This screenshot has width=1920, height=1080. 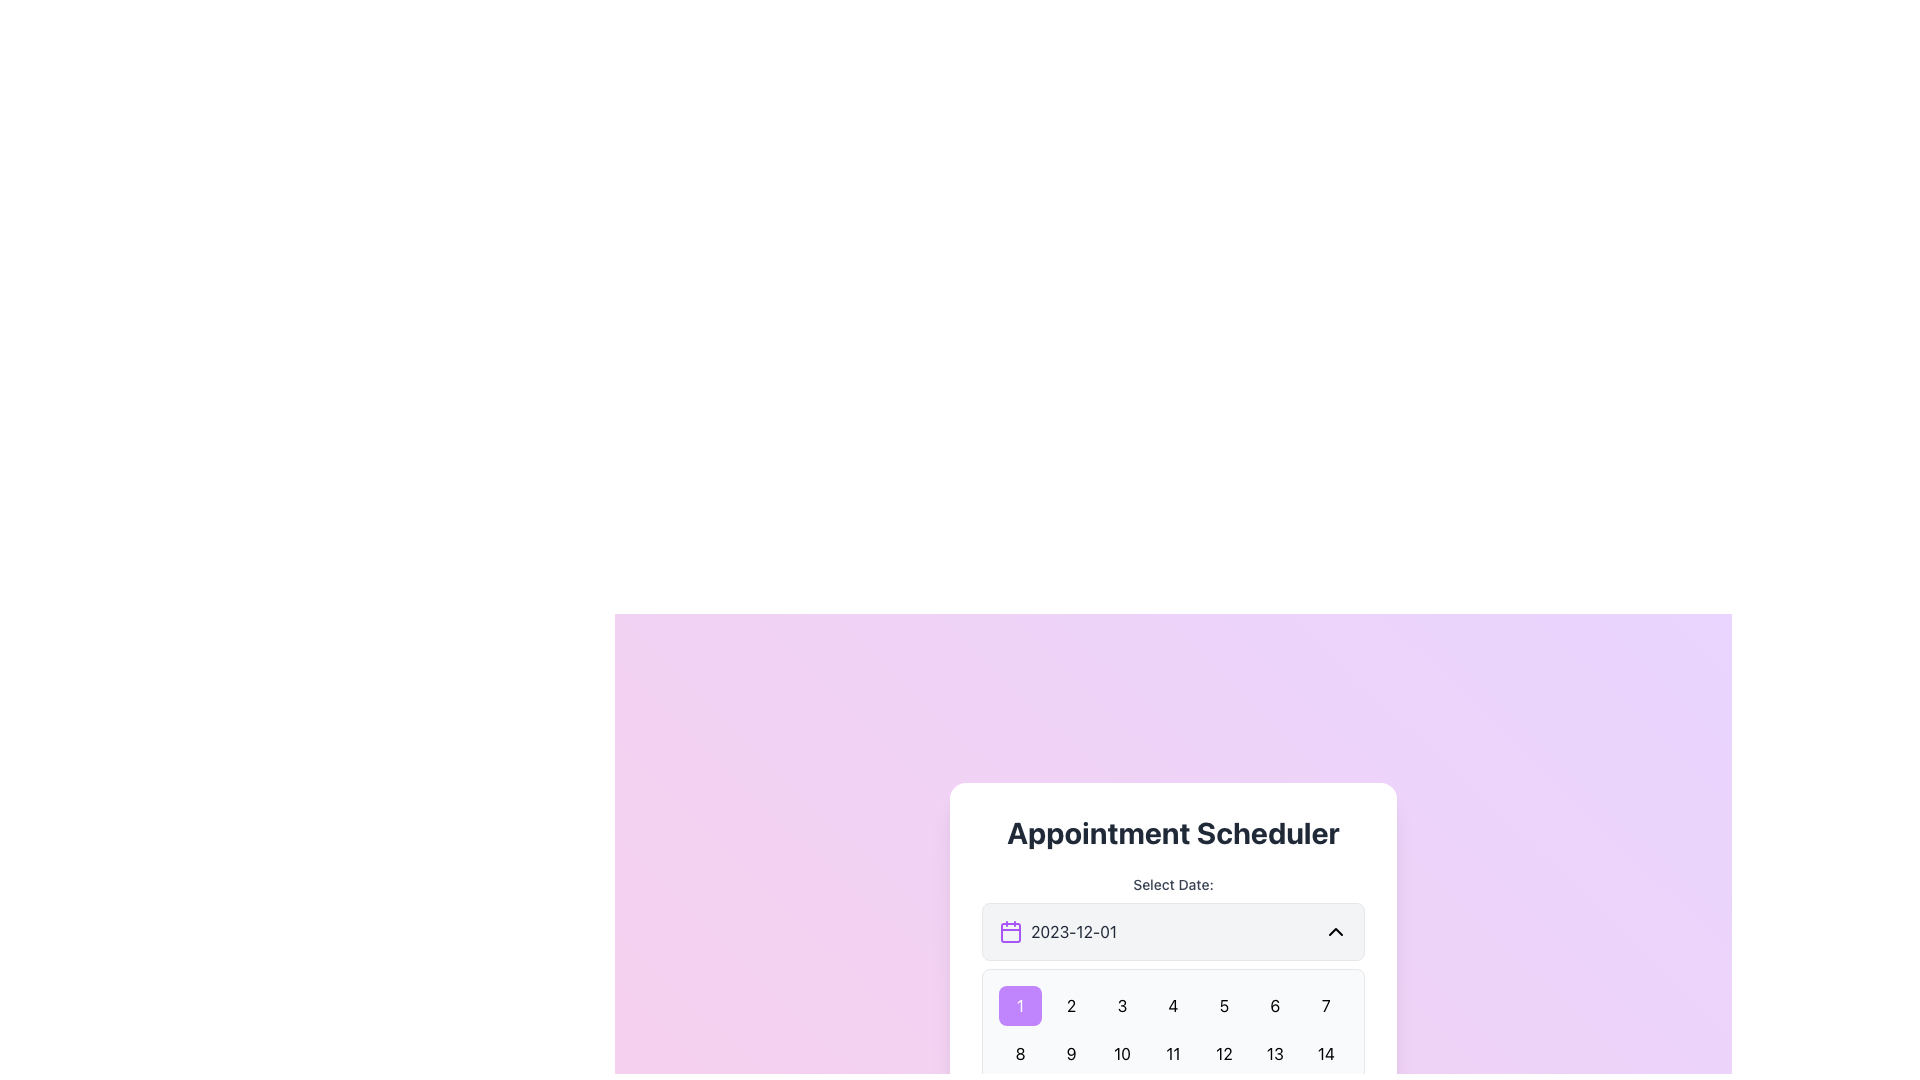 What do you see at coordinates (1274, 1006) in the screenshot?
I see `the Calendar Day button displaying '6'` at bounding box center [1274, 1006].